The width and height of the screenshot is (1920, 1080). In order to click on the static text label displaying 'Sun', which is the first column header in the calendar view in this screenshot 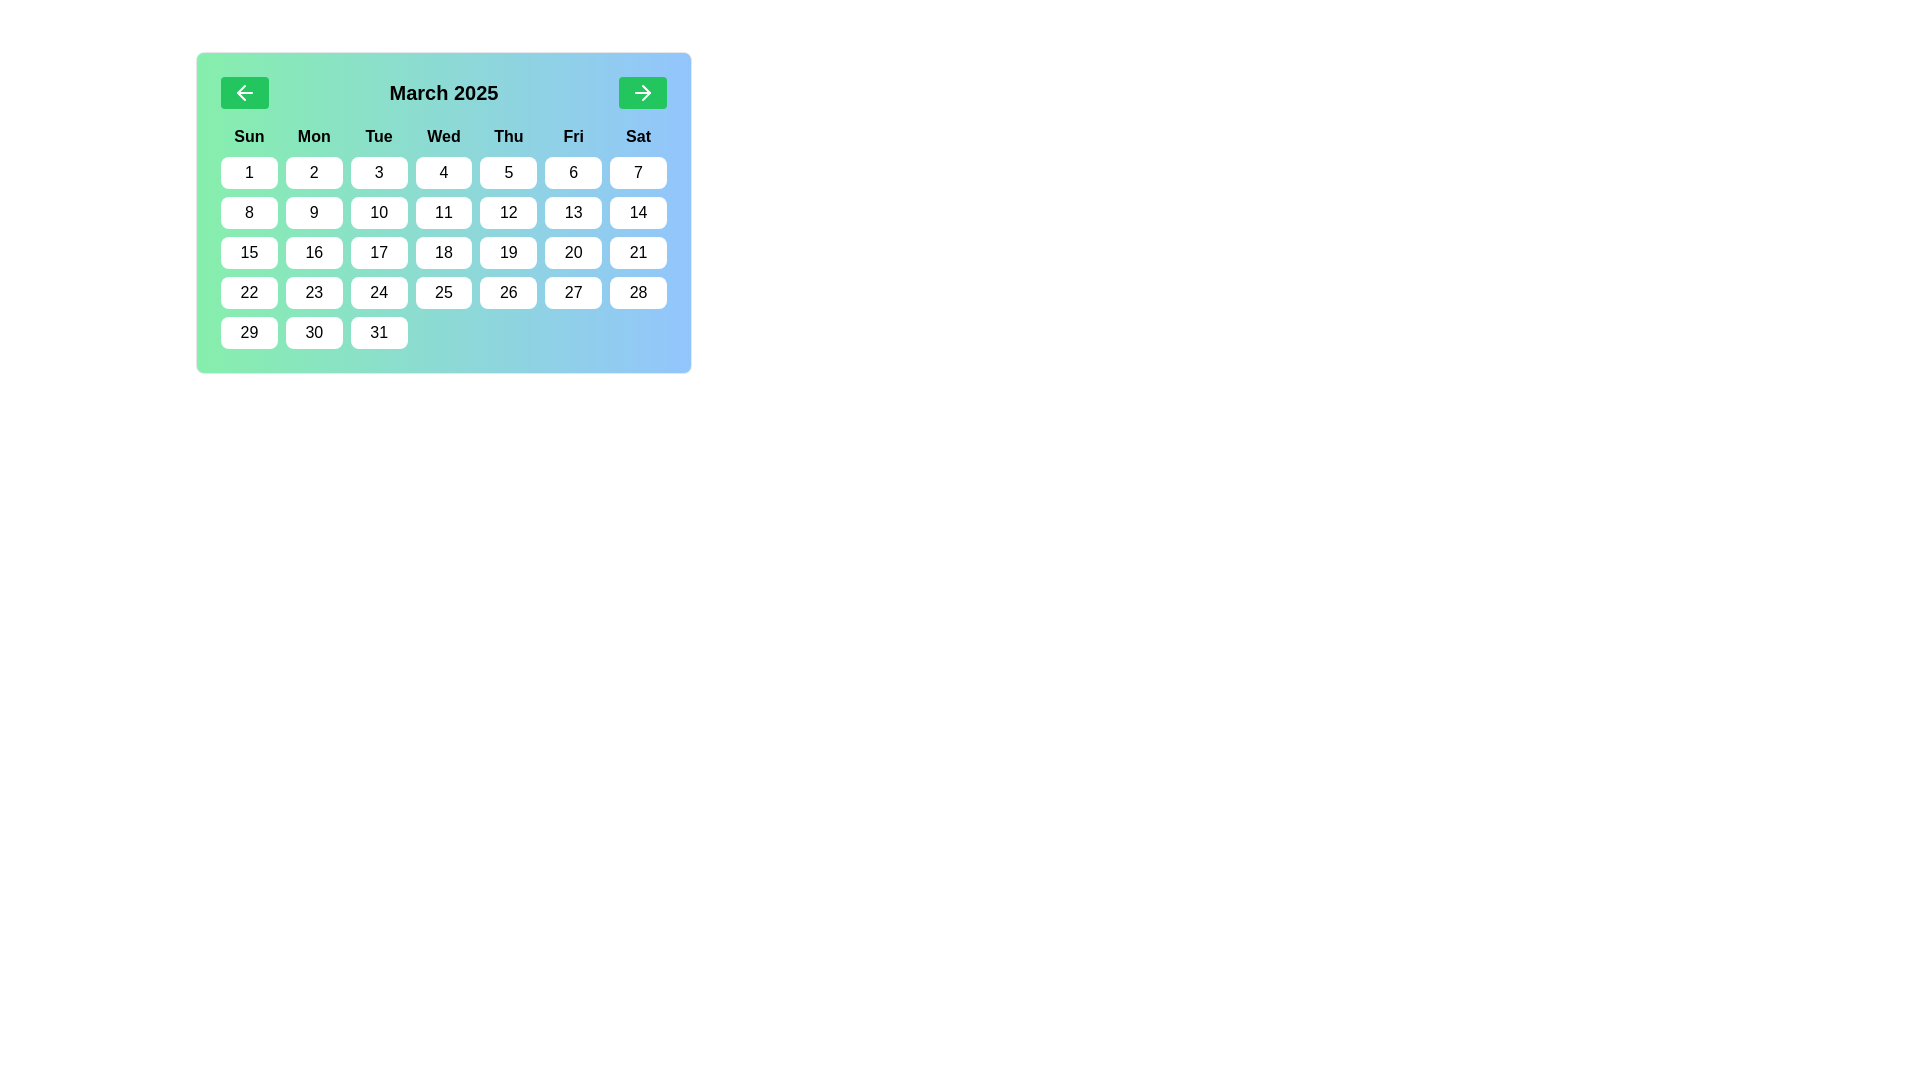, I will do `click(248, 136)`.